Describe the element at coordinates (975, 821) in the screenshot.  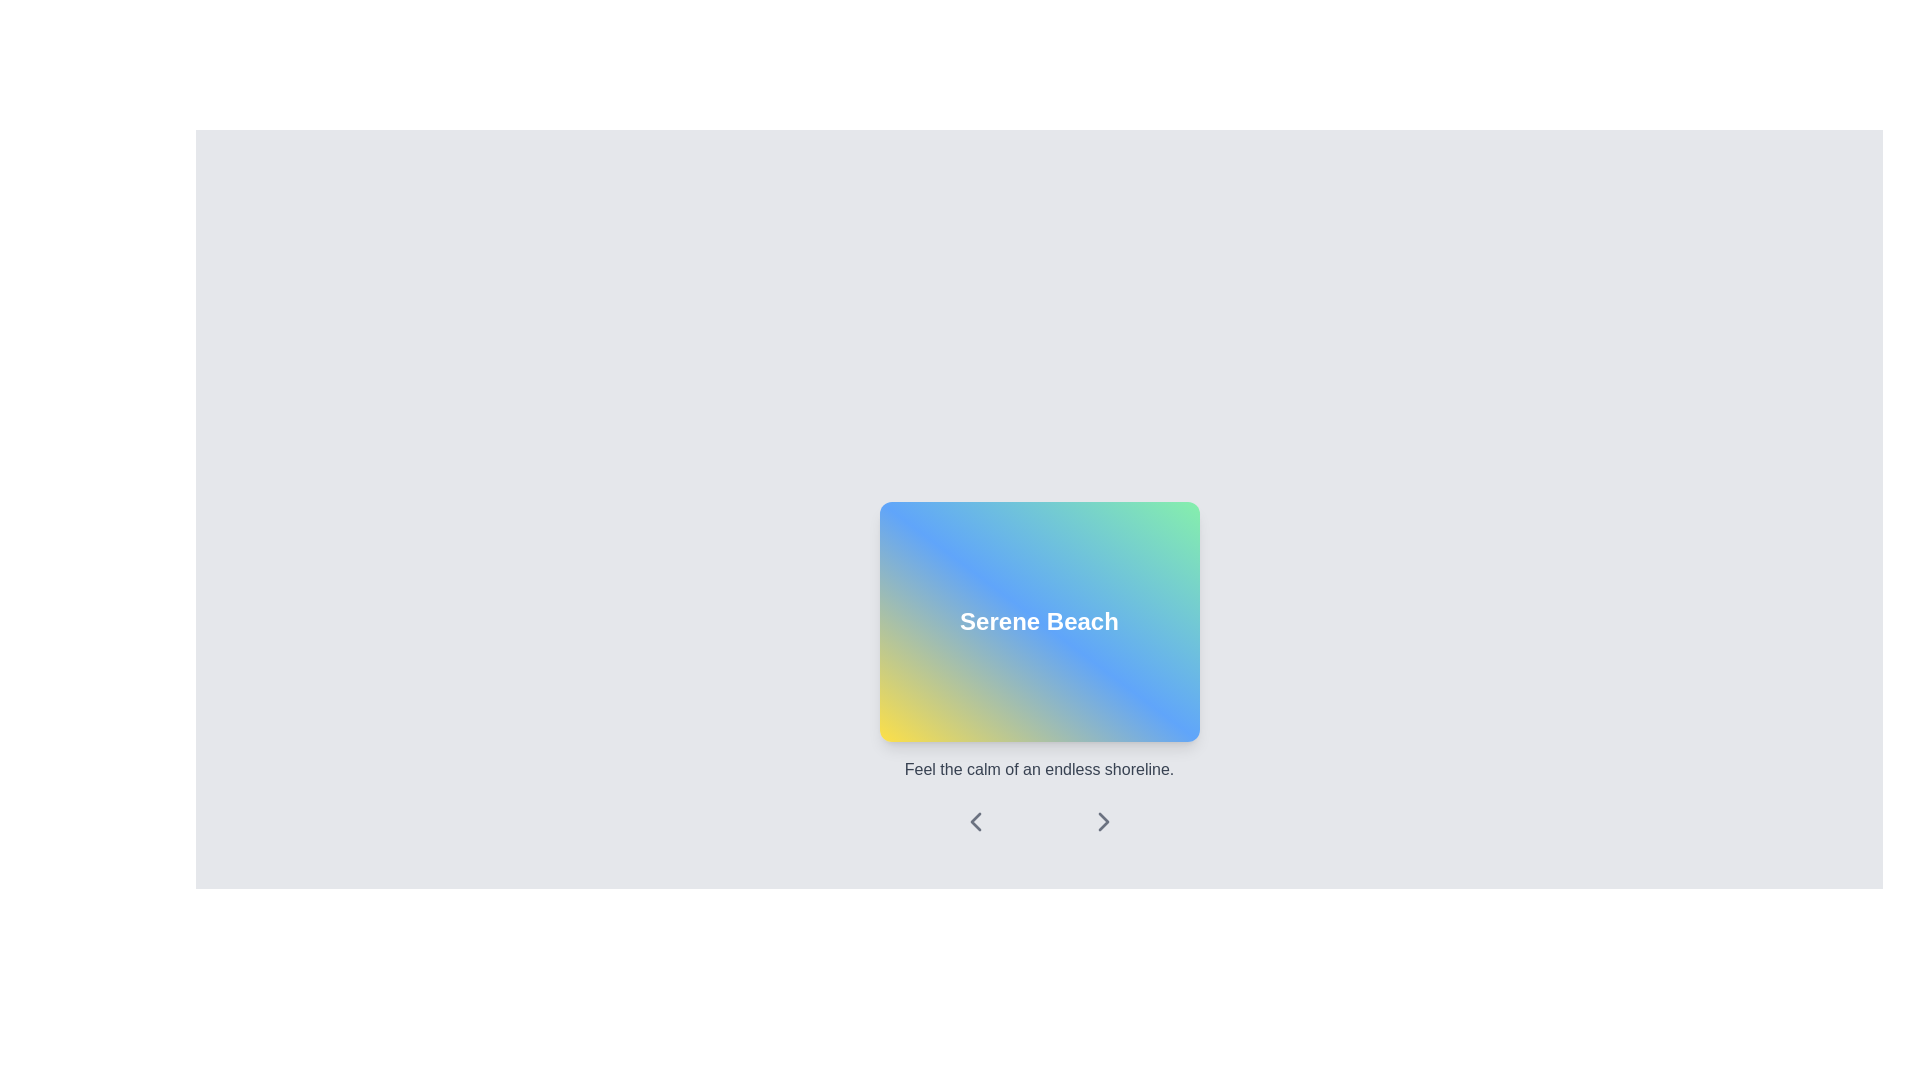
I see `the left navigation button, which allows users to move to the previous item in a sequence or slideshow` at that location.